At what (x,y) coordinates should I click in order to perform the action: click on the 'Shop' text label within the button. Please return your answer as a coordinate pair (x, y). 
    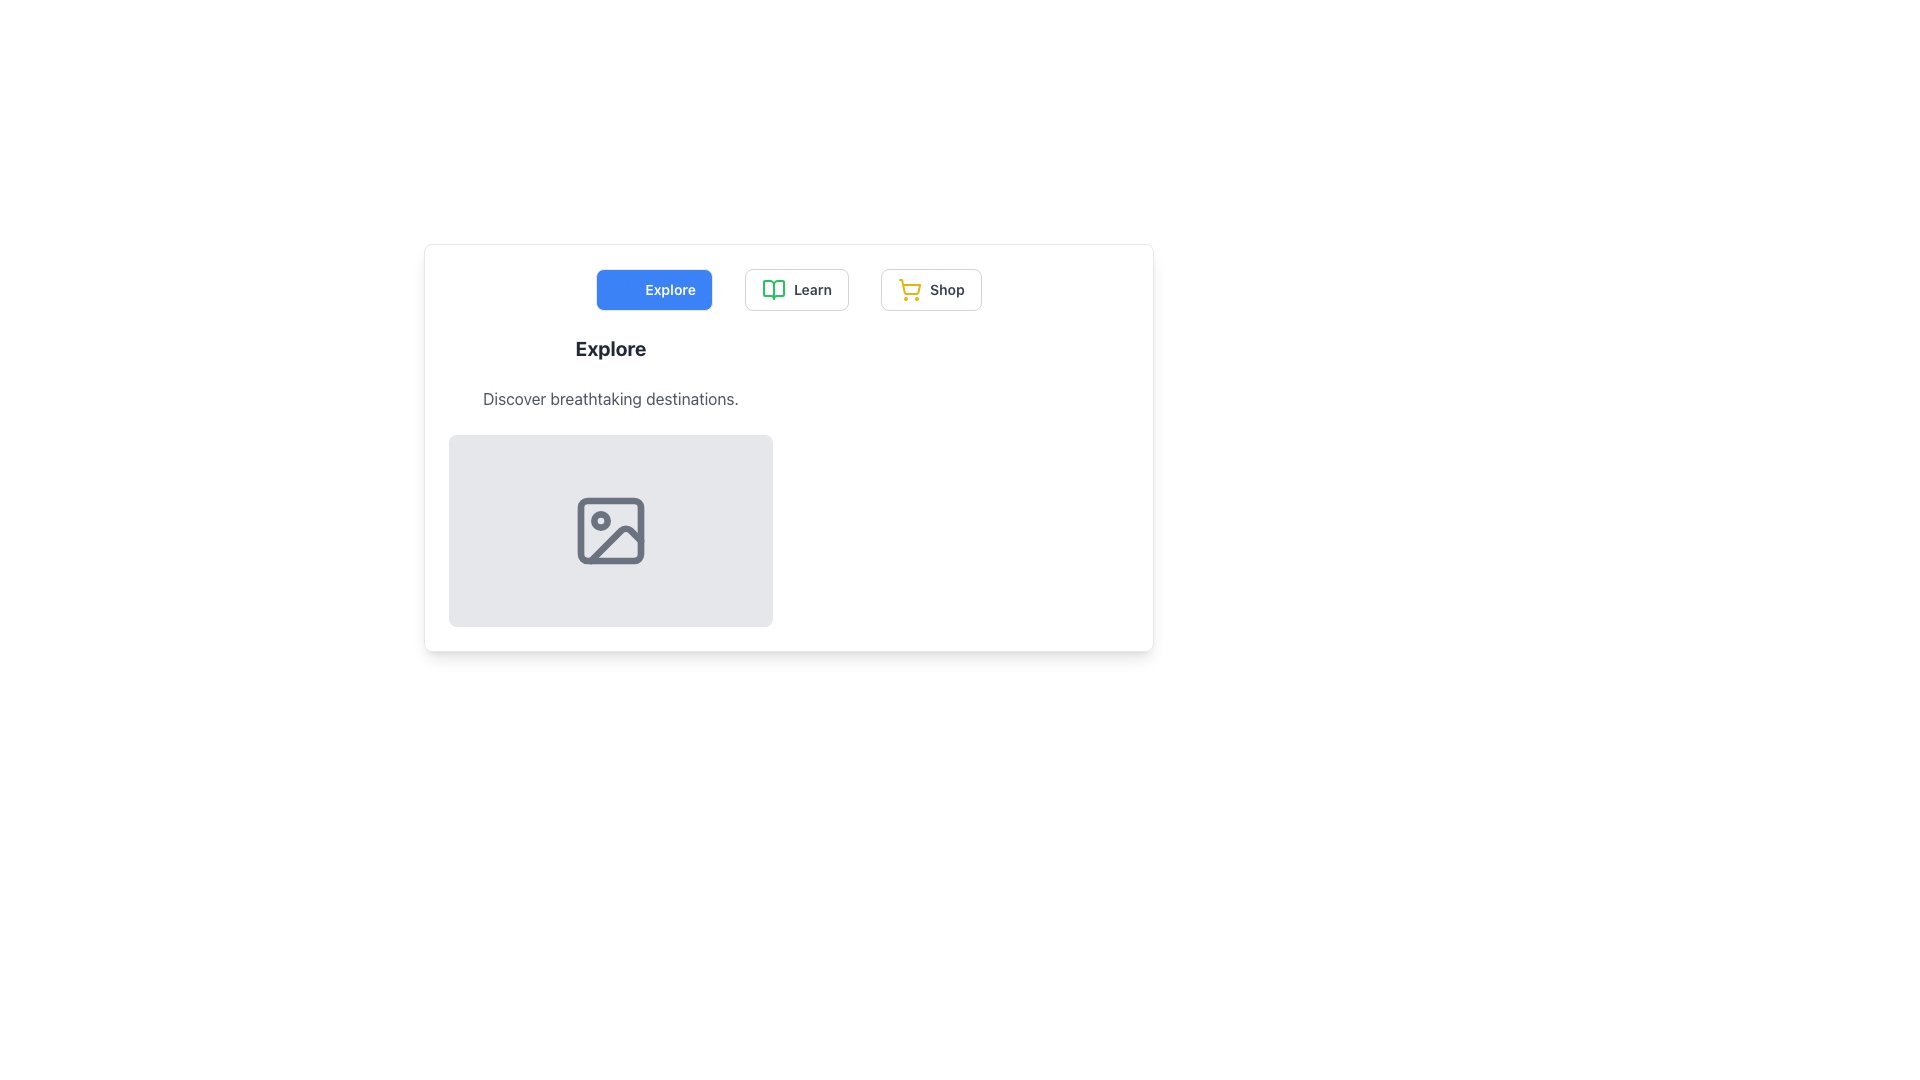
    Looking at the image, I should click on (946, 289).